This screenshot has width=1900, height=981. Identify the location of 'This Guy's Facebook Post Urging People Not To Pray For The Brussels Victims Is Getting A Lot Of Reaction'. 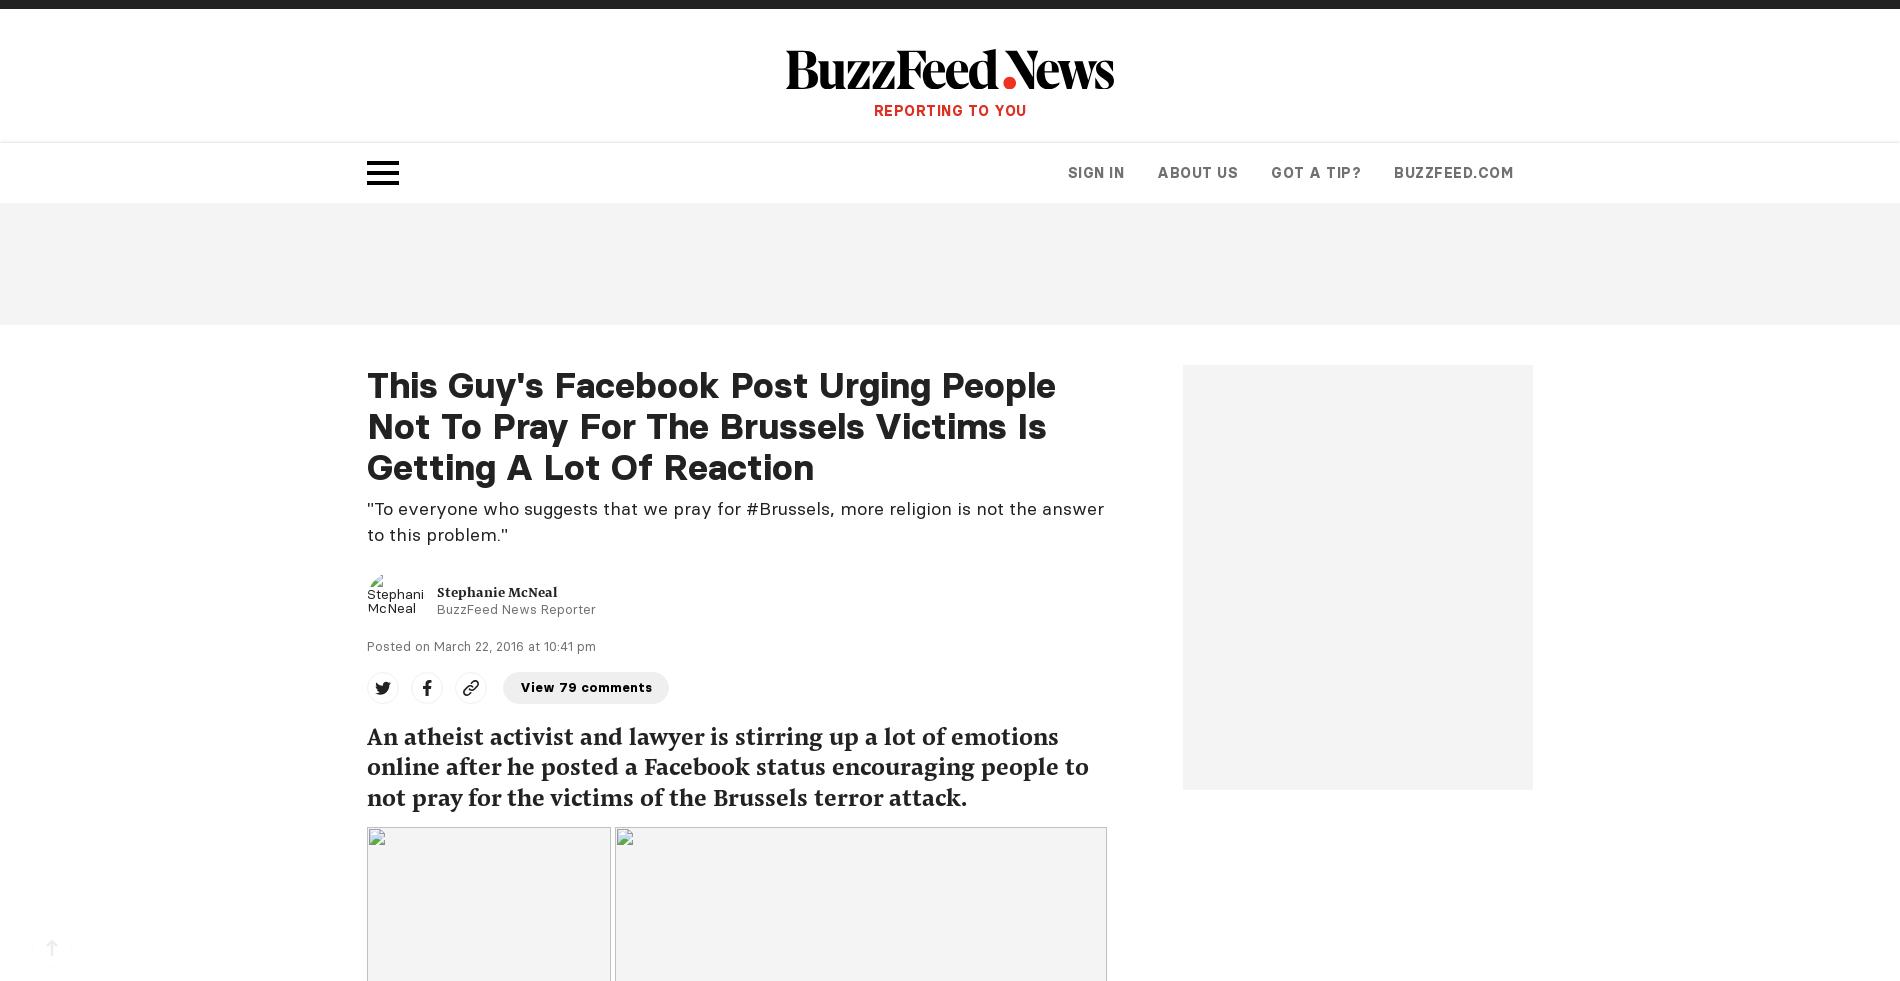
(711, 424).